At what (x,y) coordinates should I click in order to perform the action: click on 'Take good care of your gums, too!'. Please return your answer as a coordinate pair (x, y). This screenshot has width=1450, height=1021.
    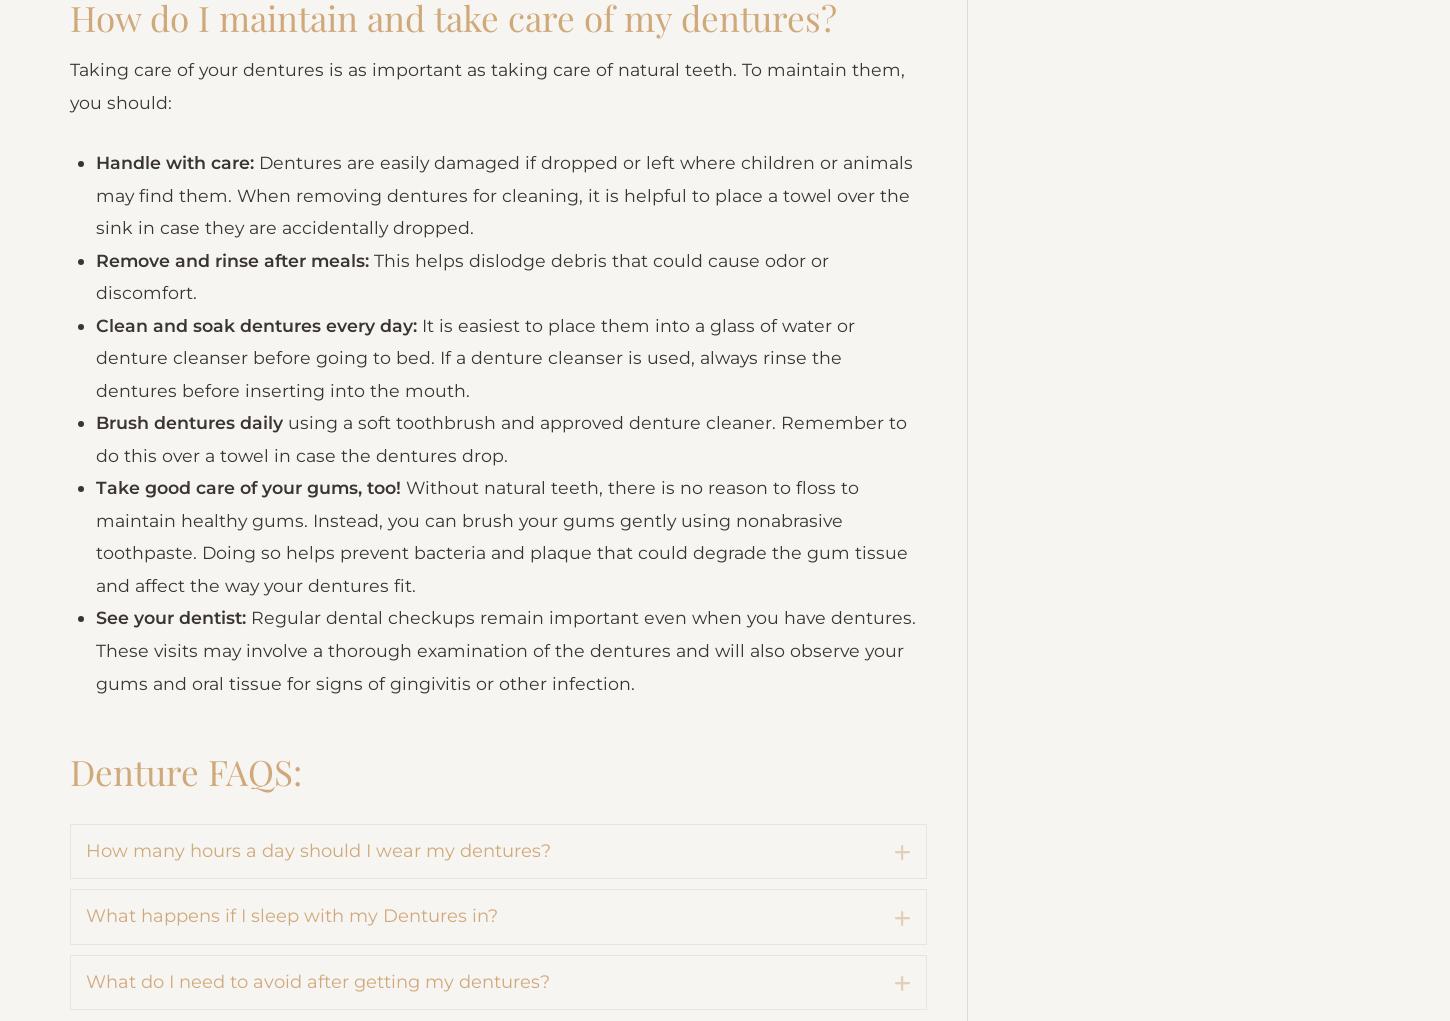
    Looking at the image, I should click on (255, 610).